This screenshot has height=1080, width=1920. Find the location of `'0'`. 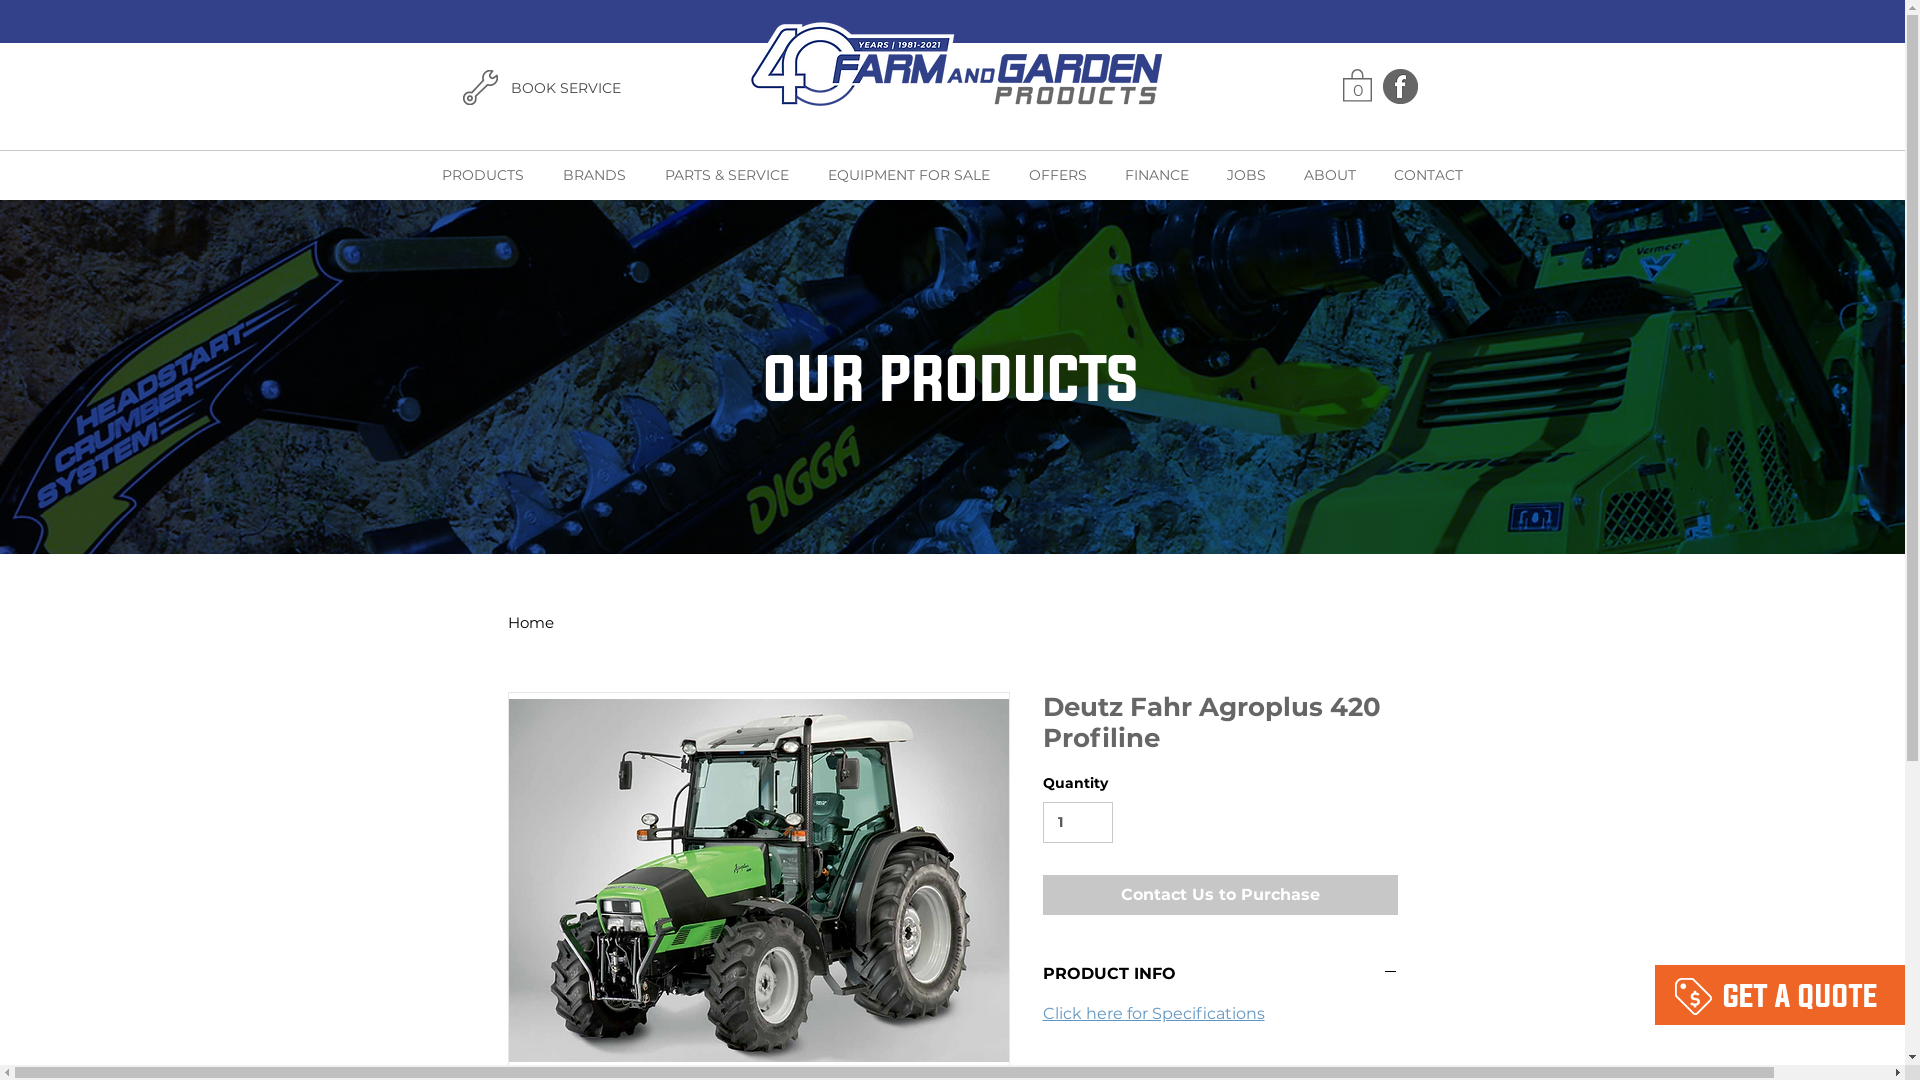

'0' is located at coordinates (1356, 83).